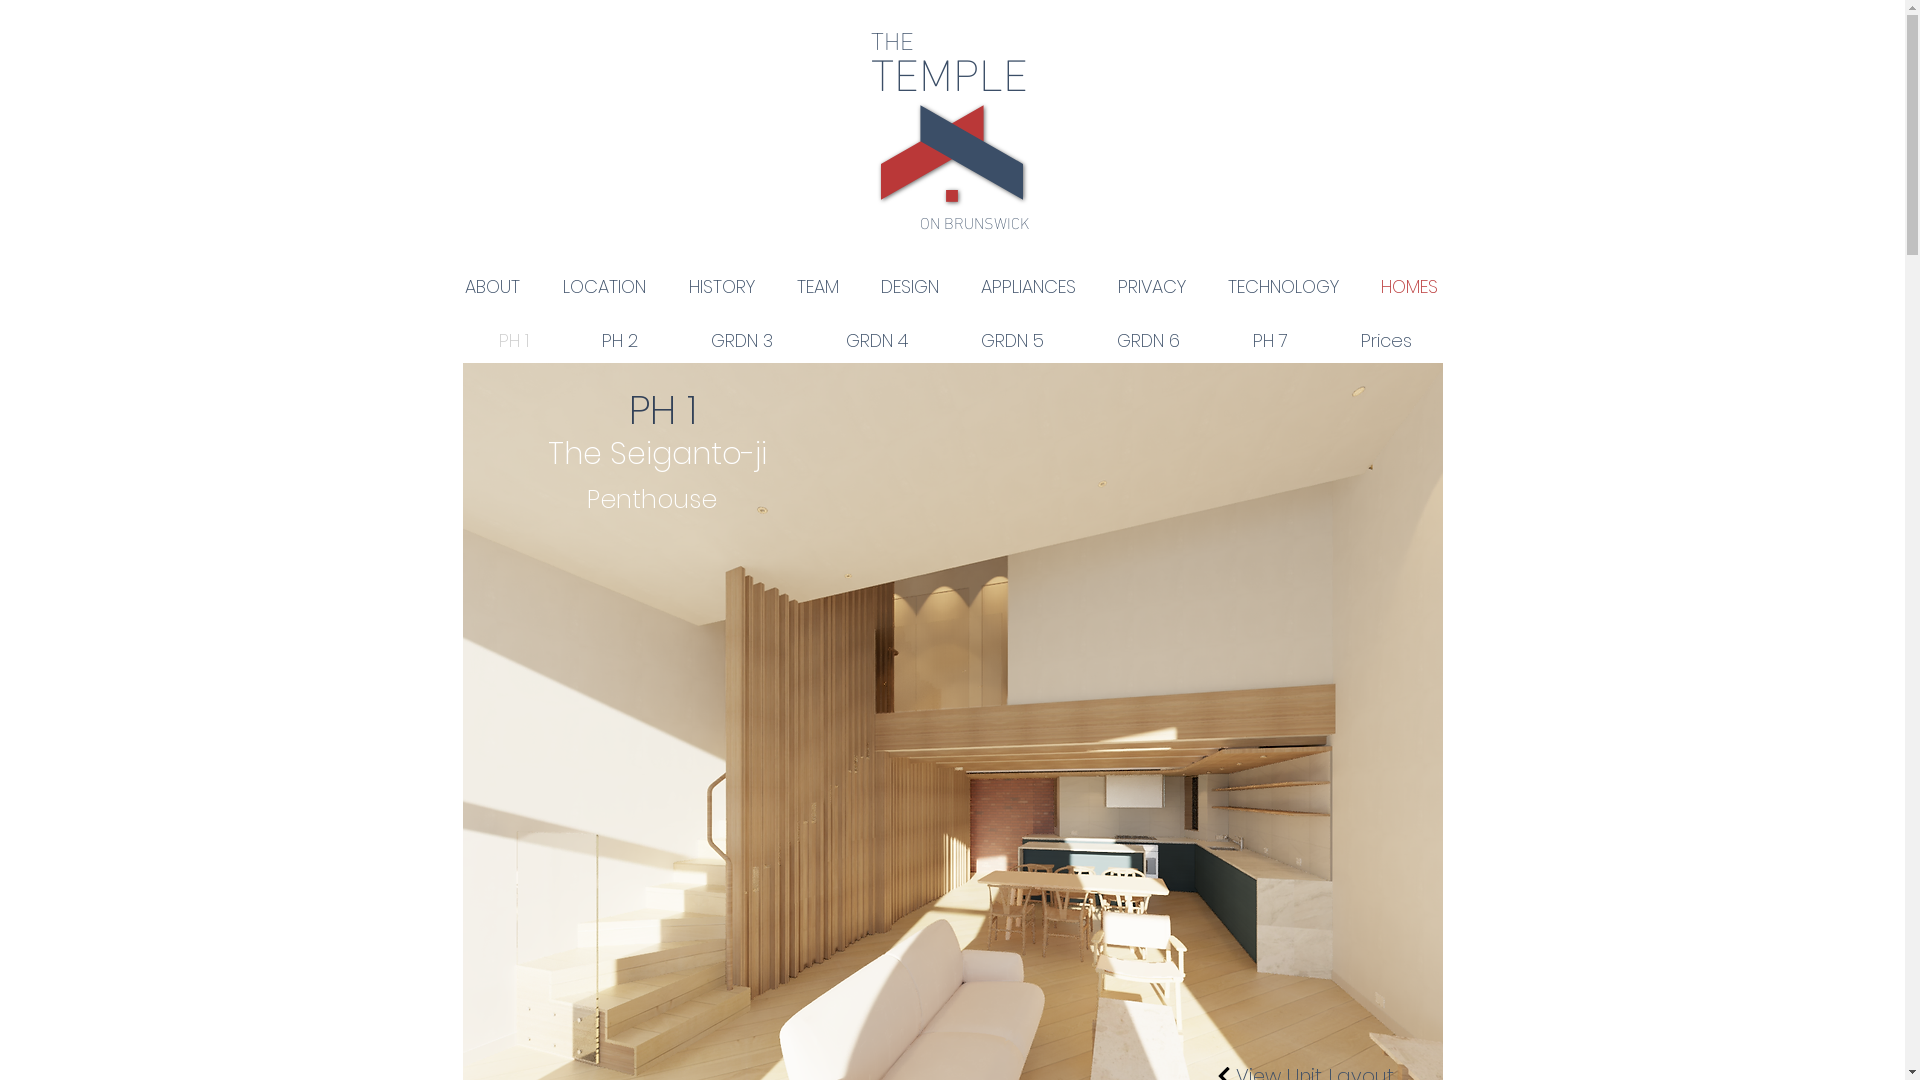  I want to click on 'TEAM', so click(817, 286).